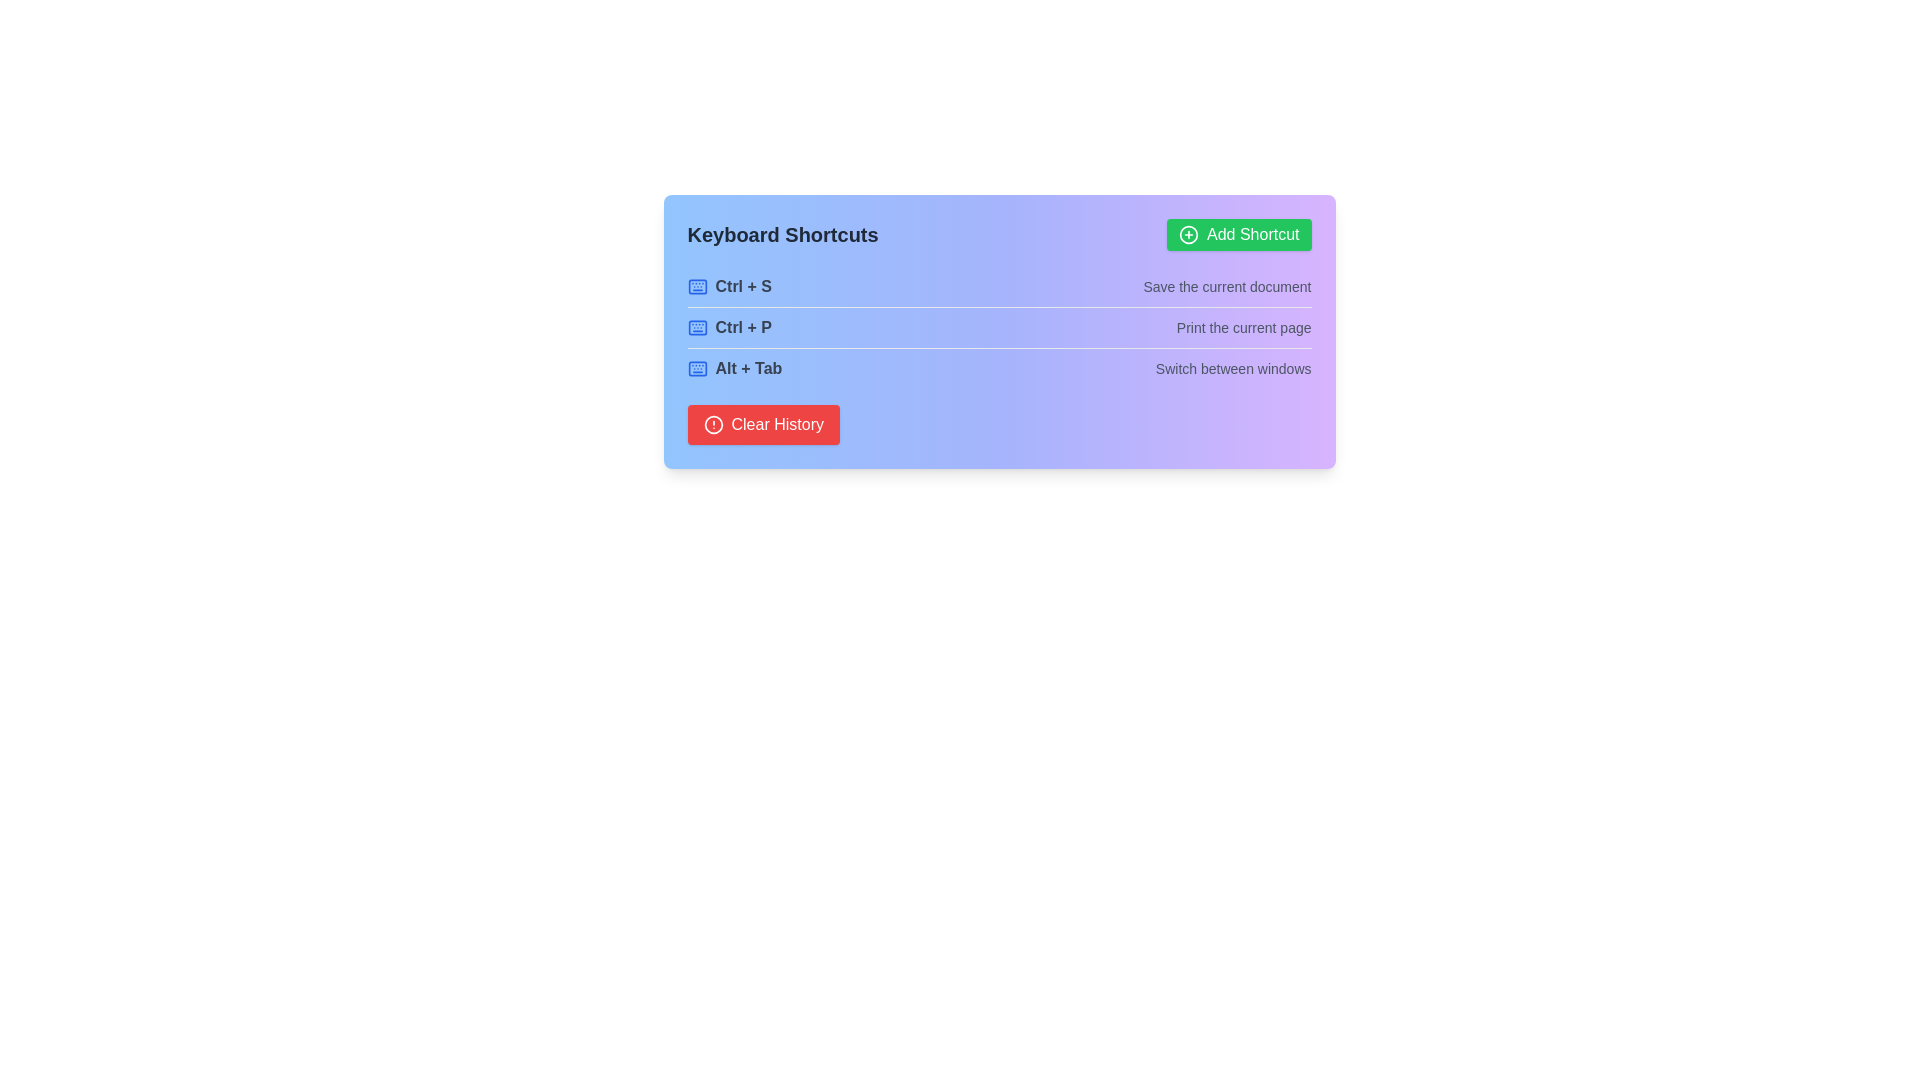 This screenshot has width=1920, height=1080. I want to click on the Circular alert icon within the SVG, which serves as a warning indicator related to the 'Clear History' button, so click(713, 423).